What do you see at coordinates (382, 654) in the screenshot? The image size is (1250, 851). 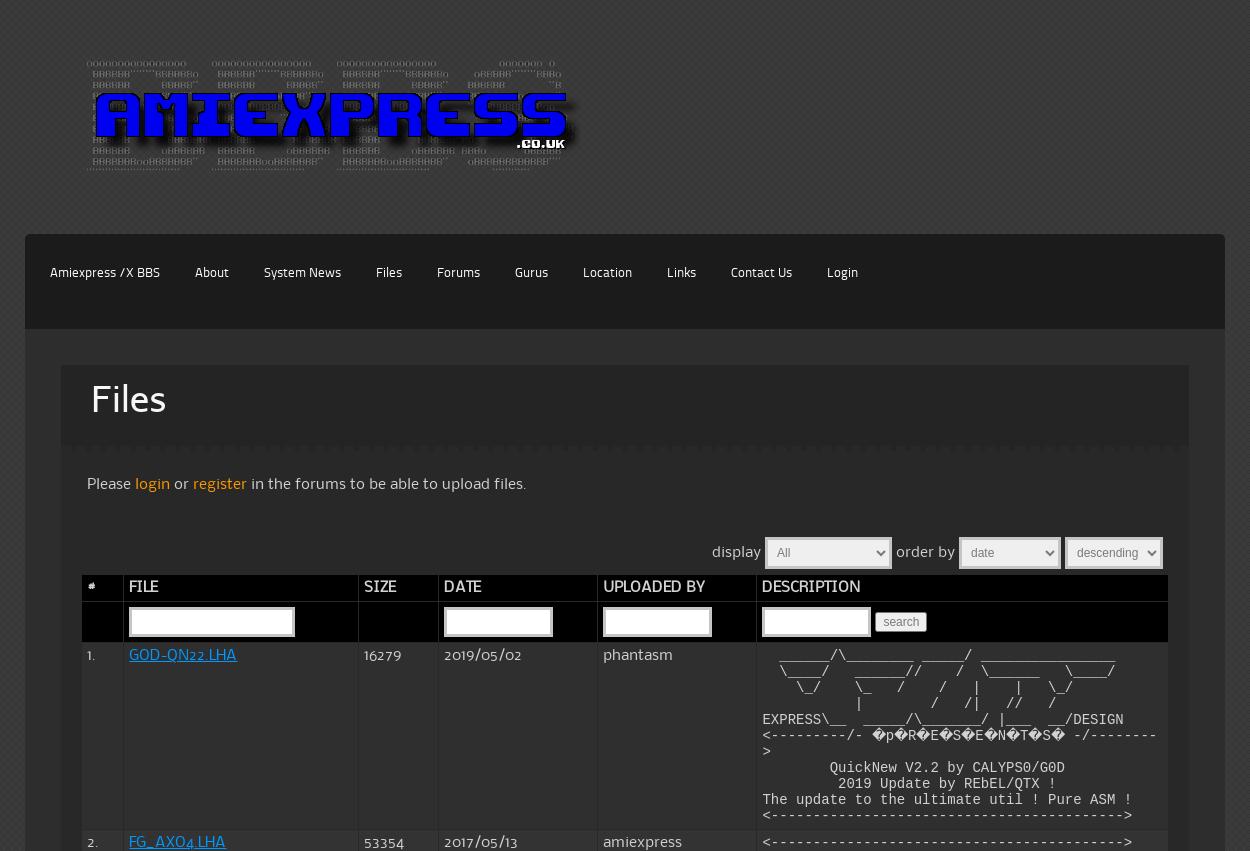 I see `'16279'` at bounding box center [382, 654].